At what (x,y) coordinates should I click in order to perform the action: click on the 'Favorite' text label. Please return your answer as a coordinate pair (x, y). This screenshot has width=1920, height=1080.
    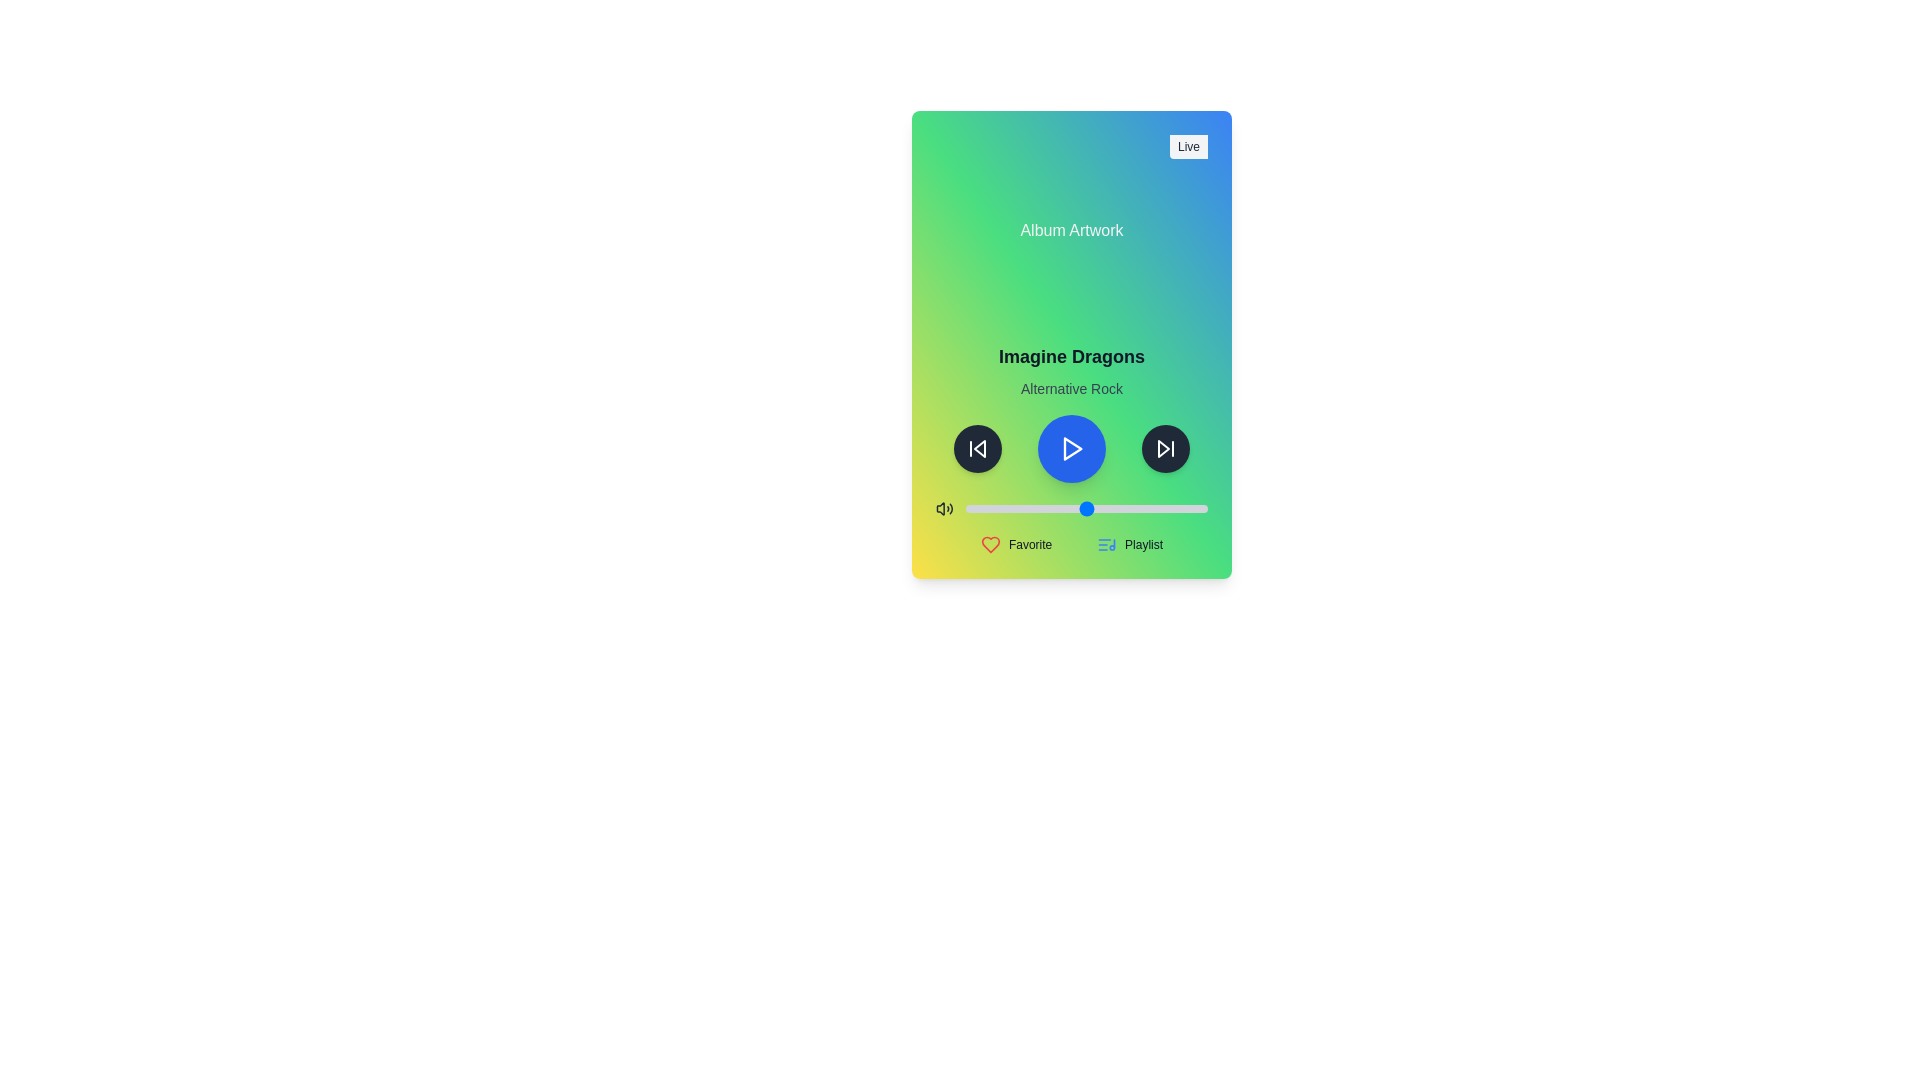
    Looking at the image, I should click on (1030, 544).